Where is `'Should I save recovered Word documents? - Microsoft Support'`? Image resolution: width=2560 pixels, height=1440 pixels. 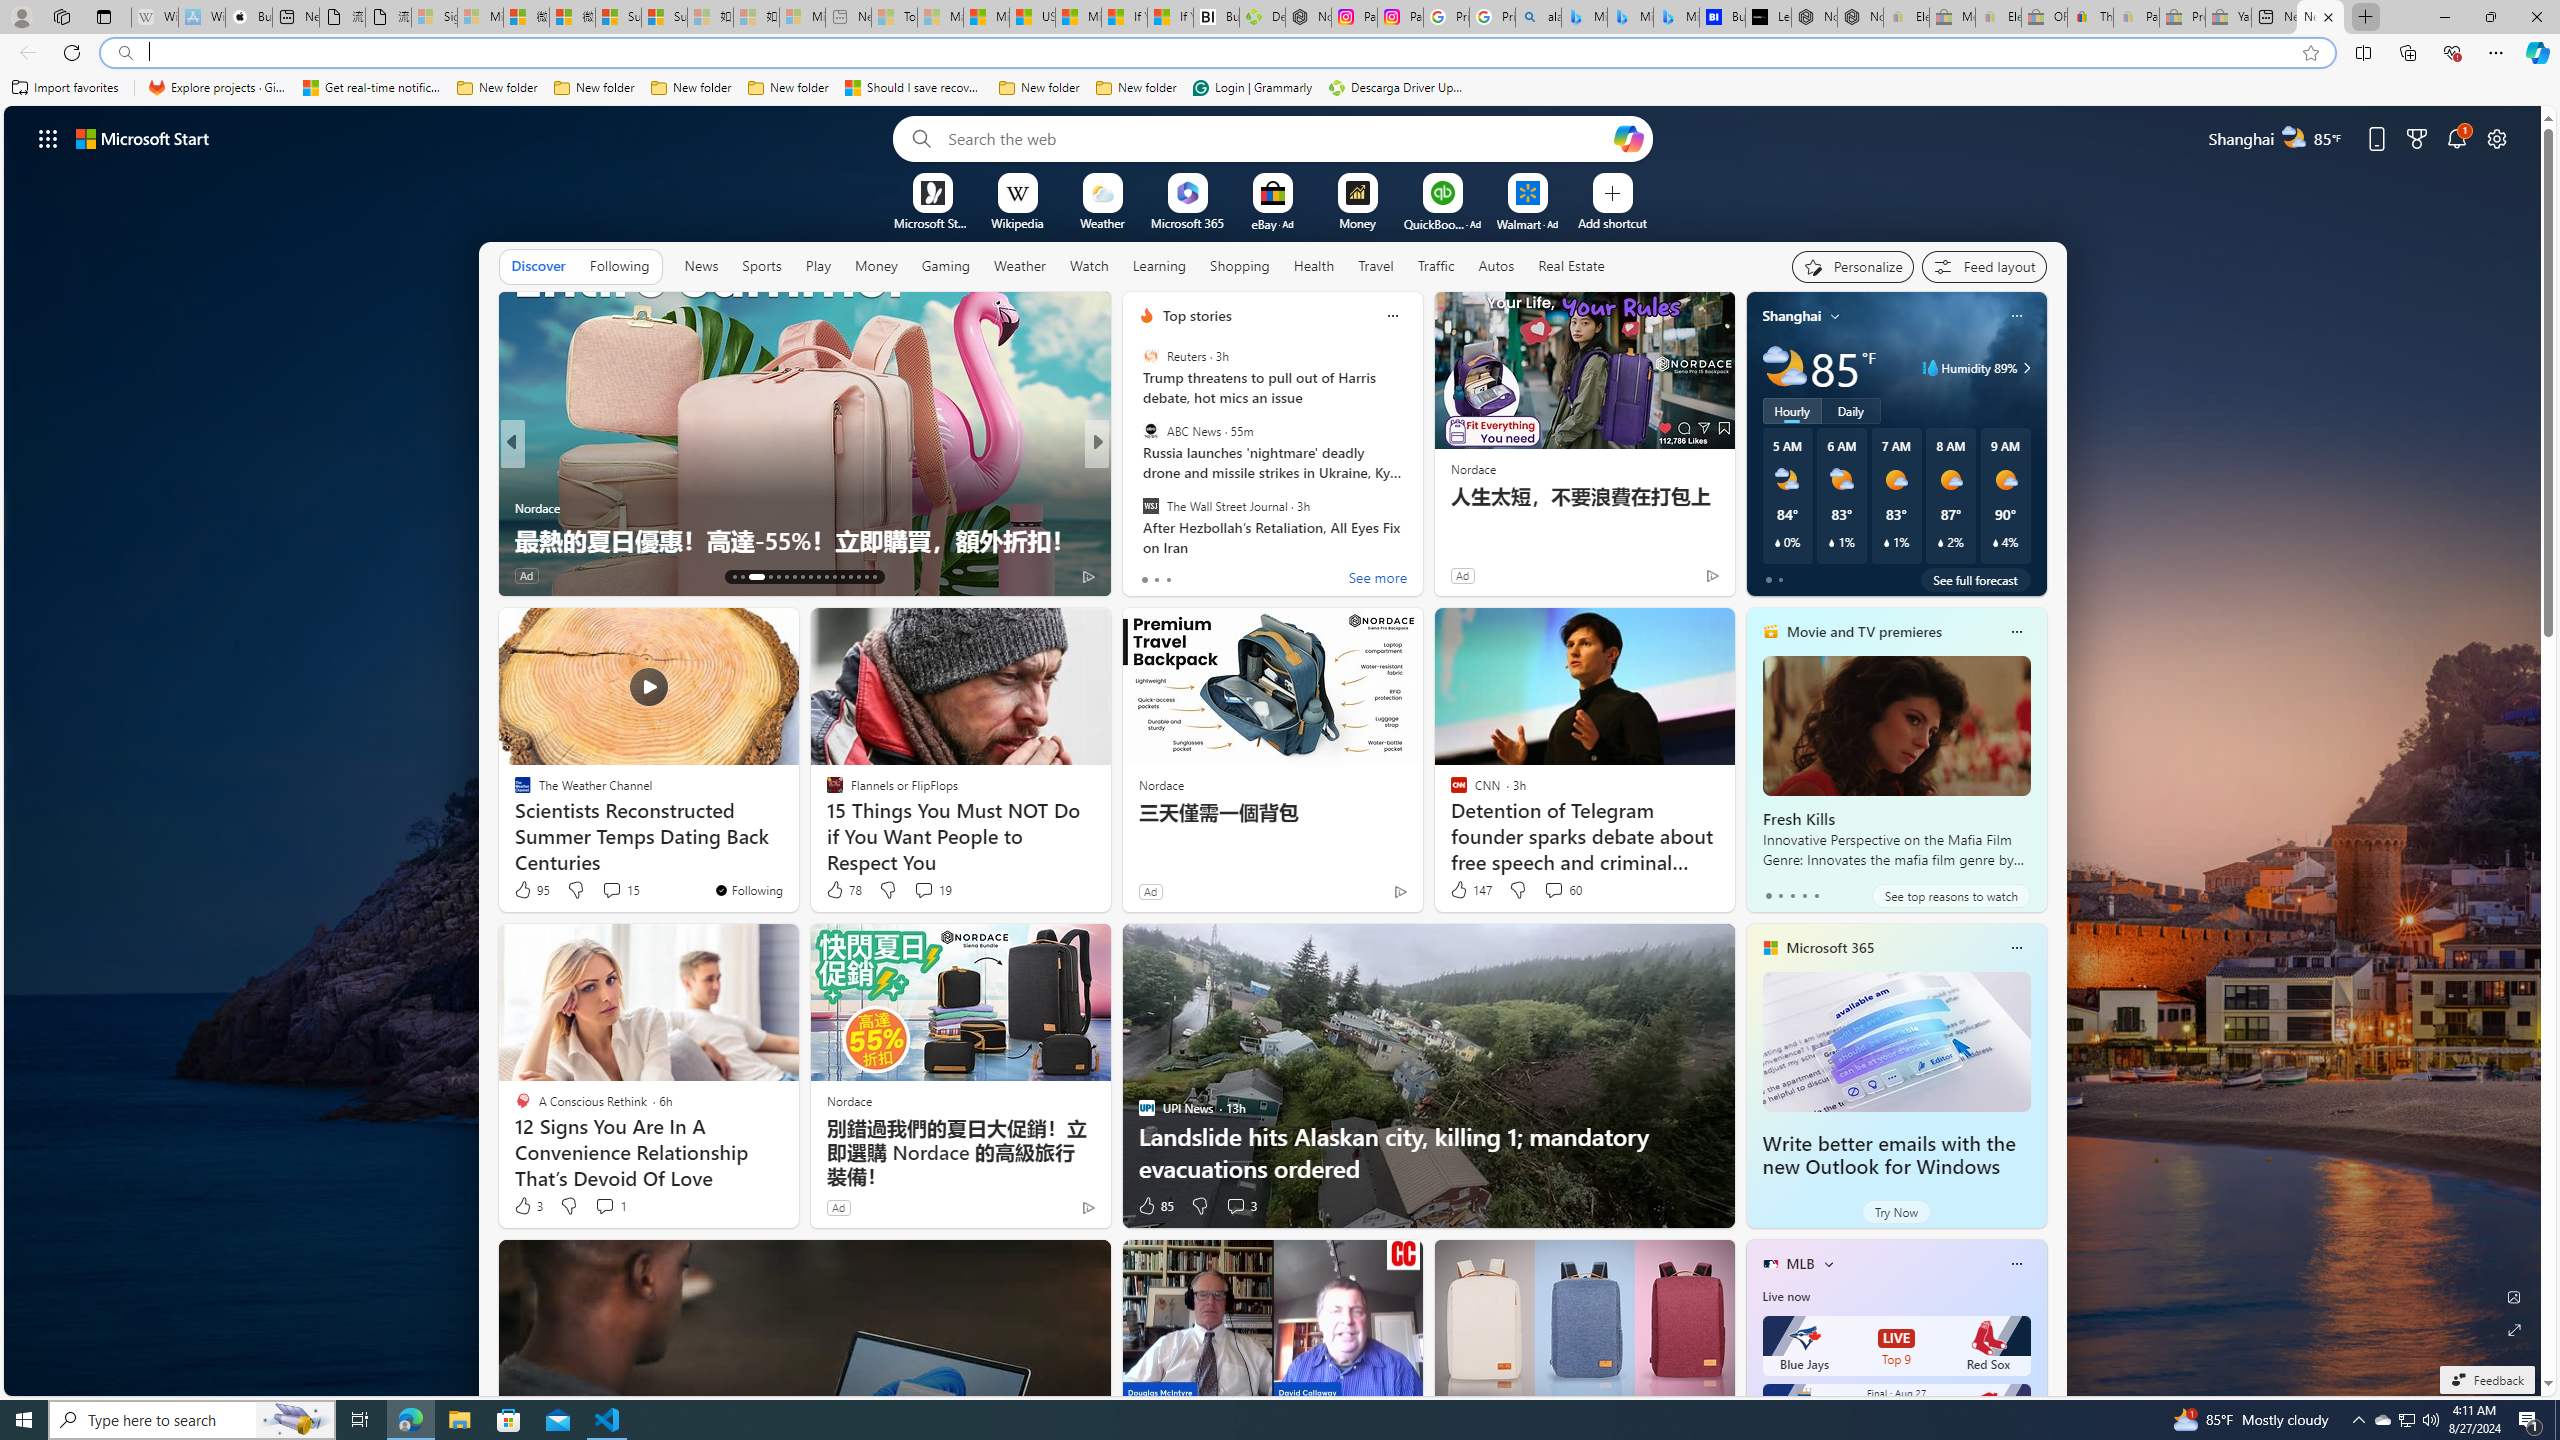 'Should I save recovered Word documents? - Microsoft Support' is located at coordinates (913, 87).